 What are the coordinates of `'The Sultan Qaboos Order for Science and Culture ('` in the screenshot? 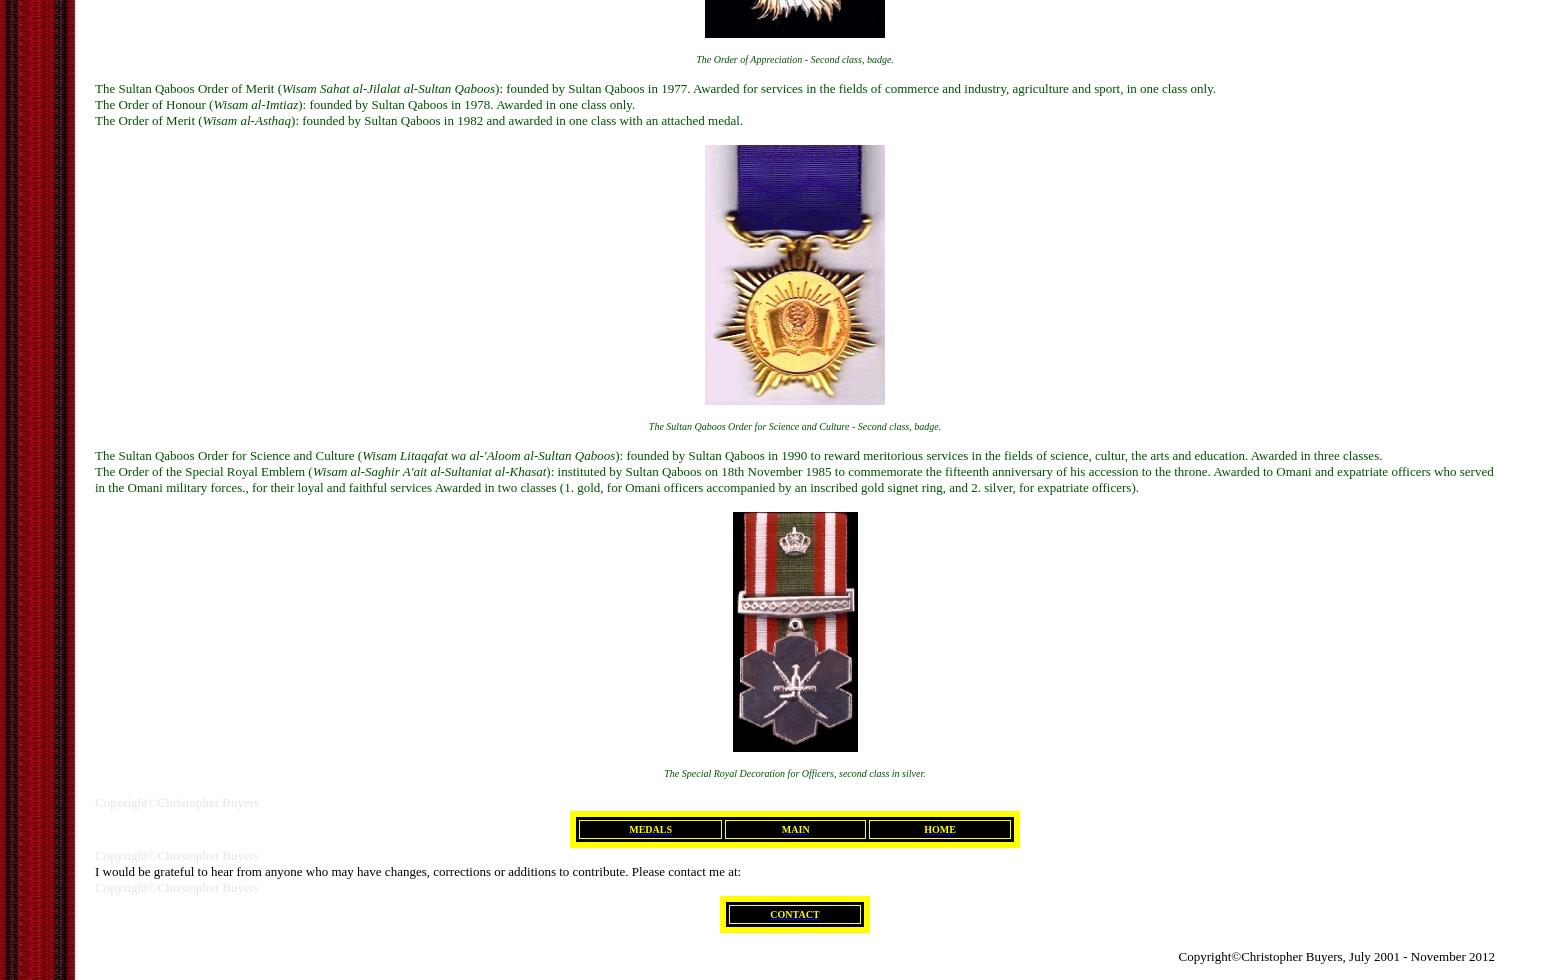 It's located at (95, 454).